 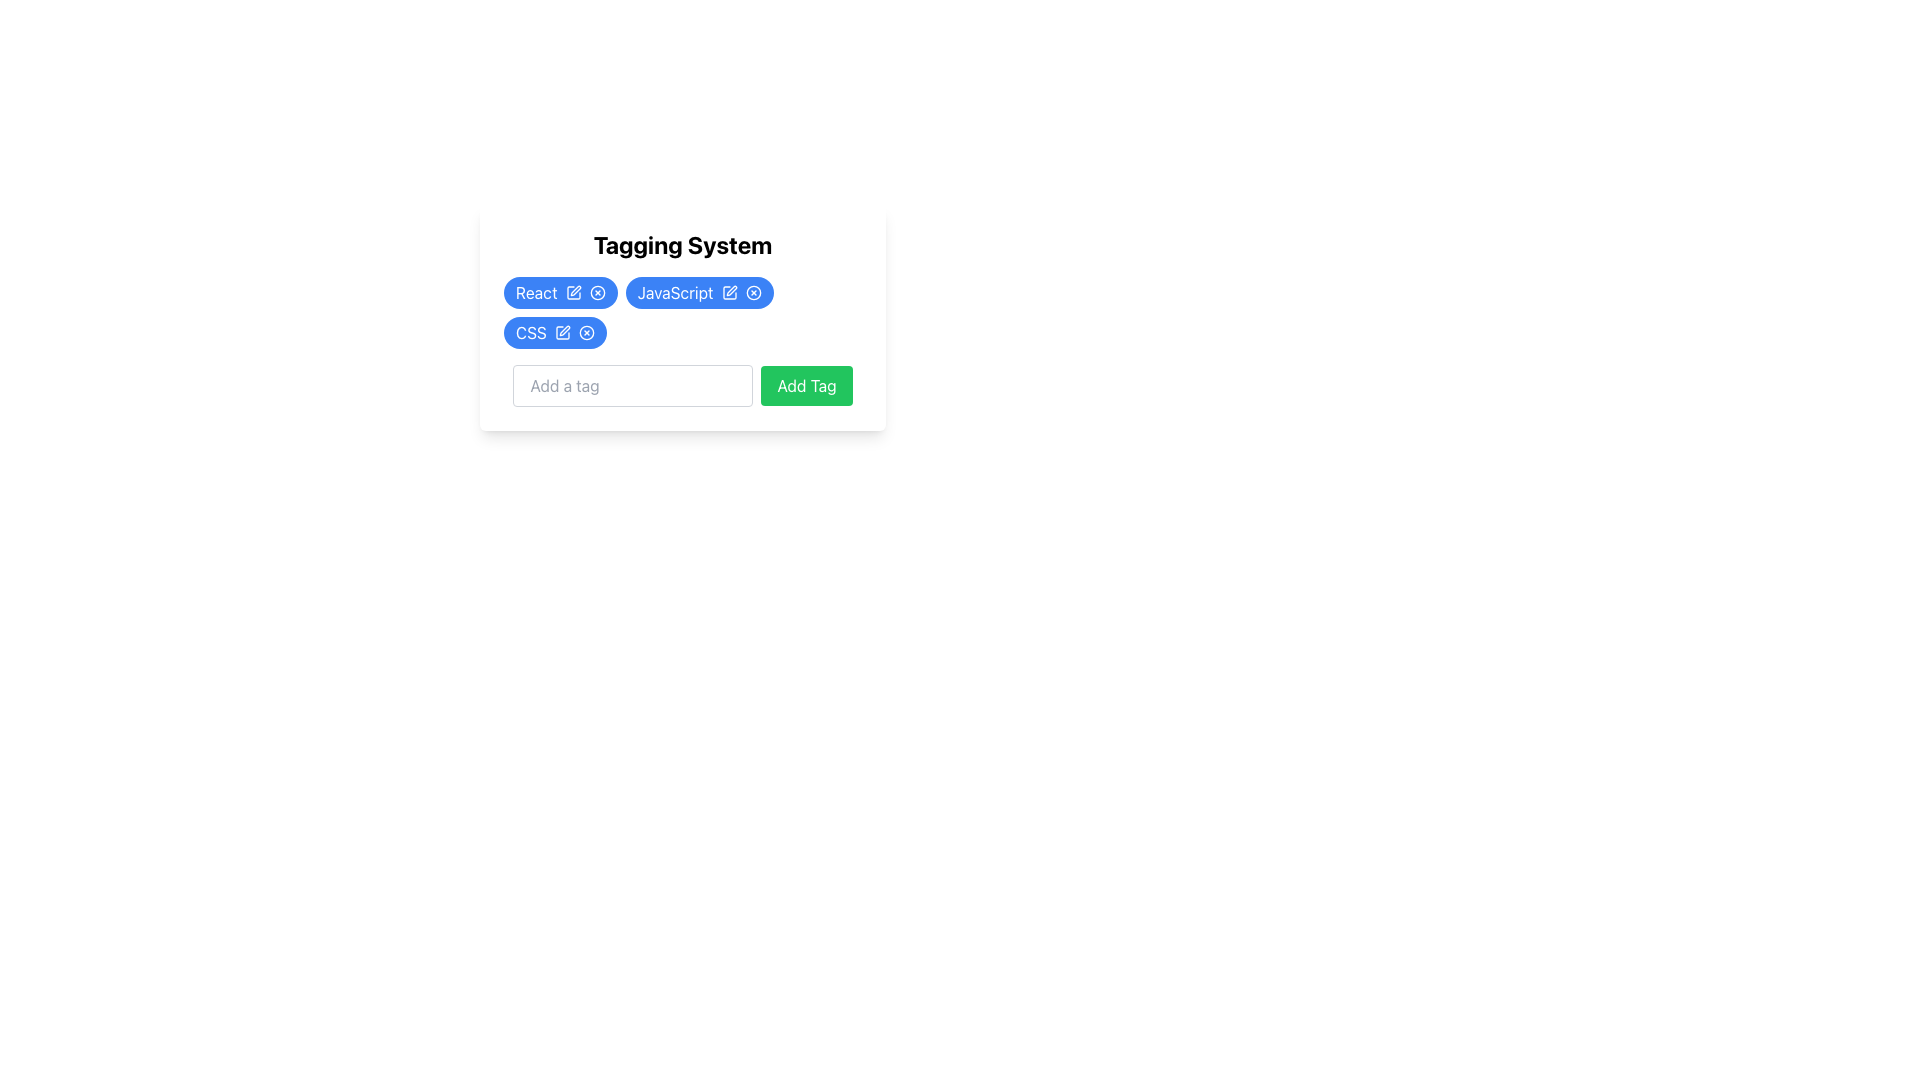 I want to click on the edit icon associated with the 'JavaScript' tag to initiate editing, so click(x=729, y=290).